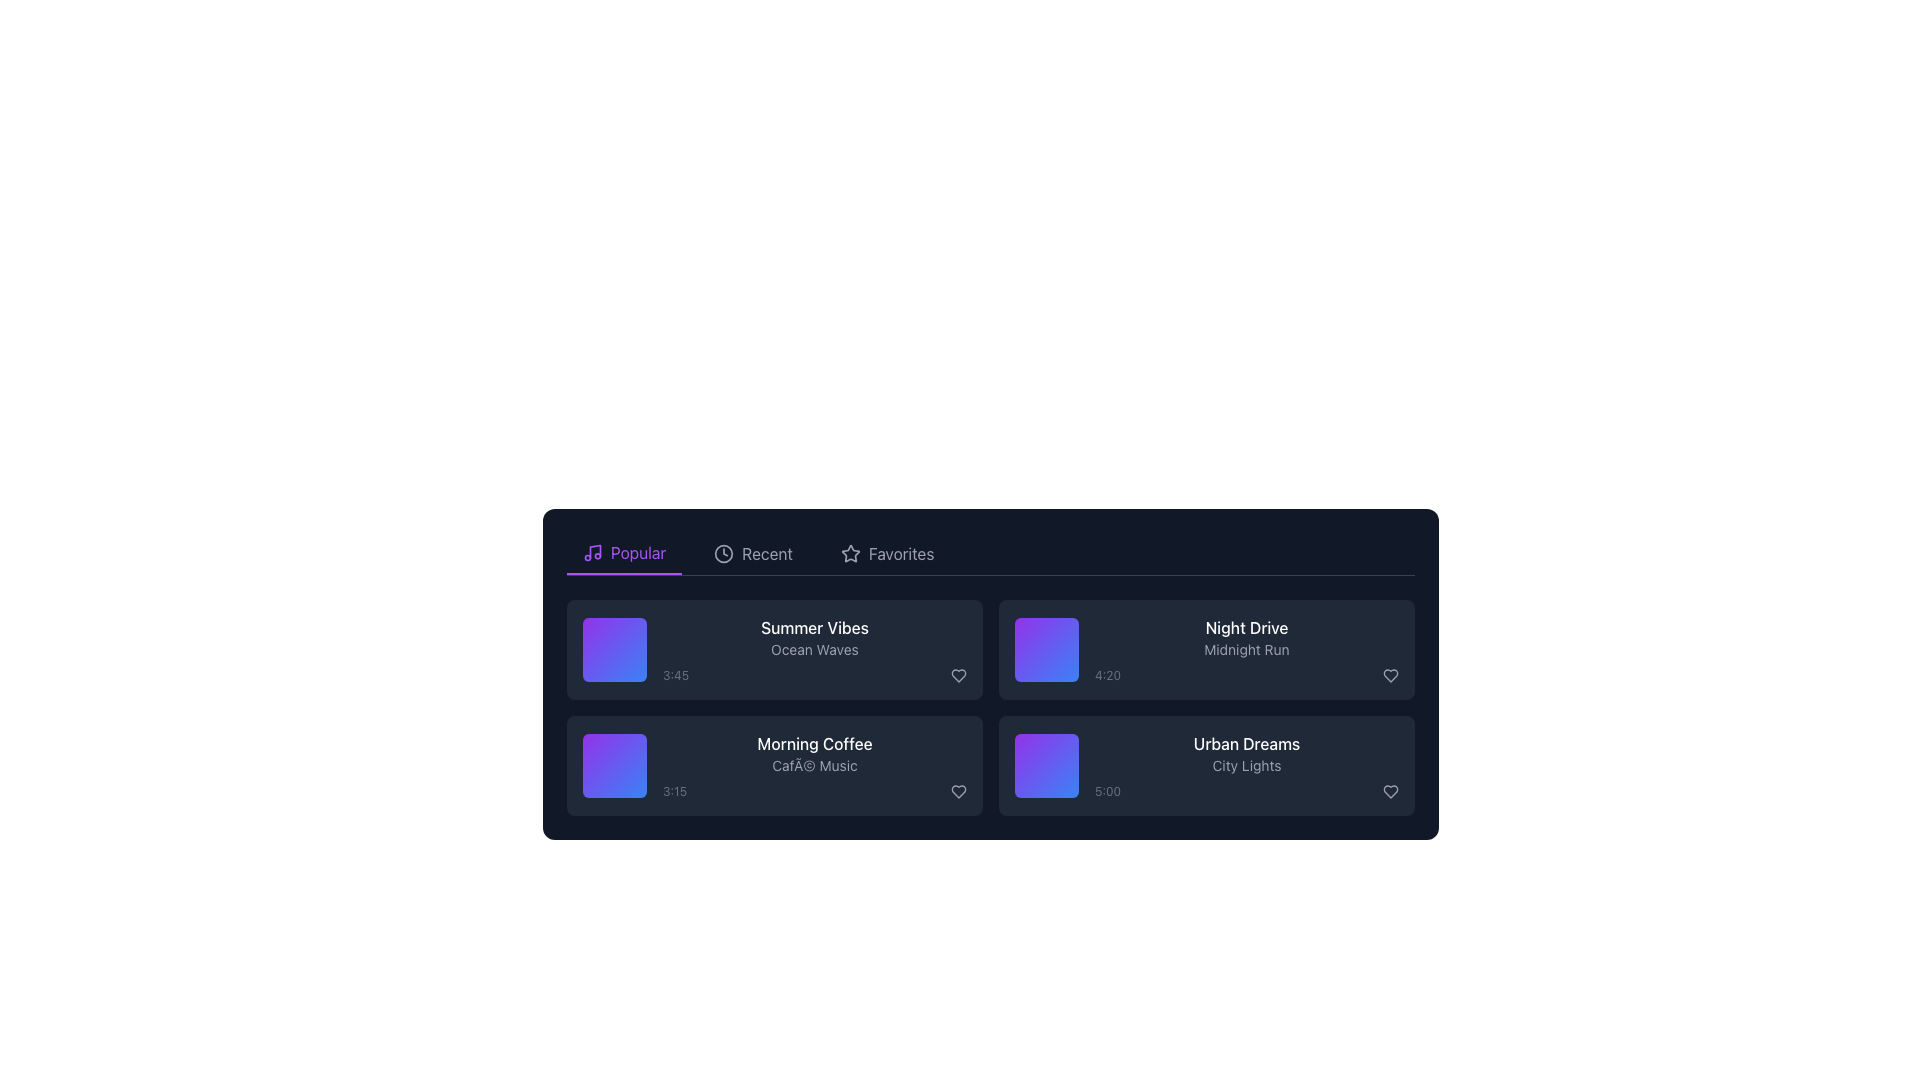  I want to click on the heart icon located in the second card titled 'Summer Vibes, Ocean Waves' in the 'Popular' section, so click(958, 675).